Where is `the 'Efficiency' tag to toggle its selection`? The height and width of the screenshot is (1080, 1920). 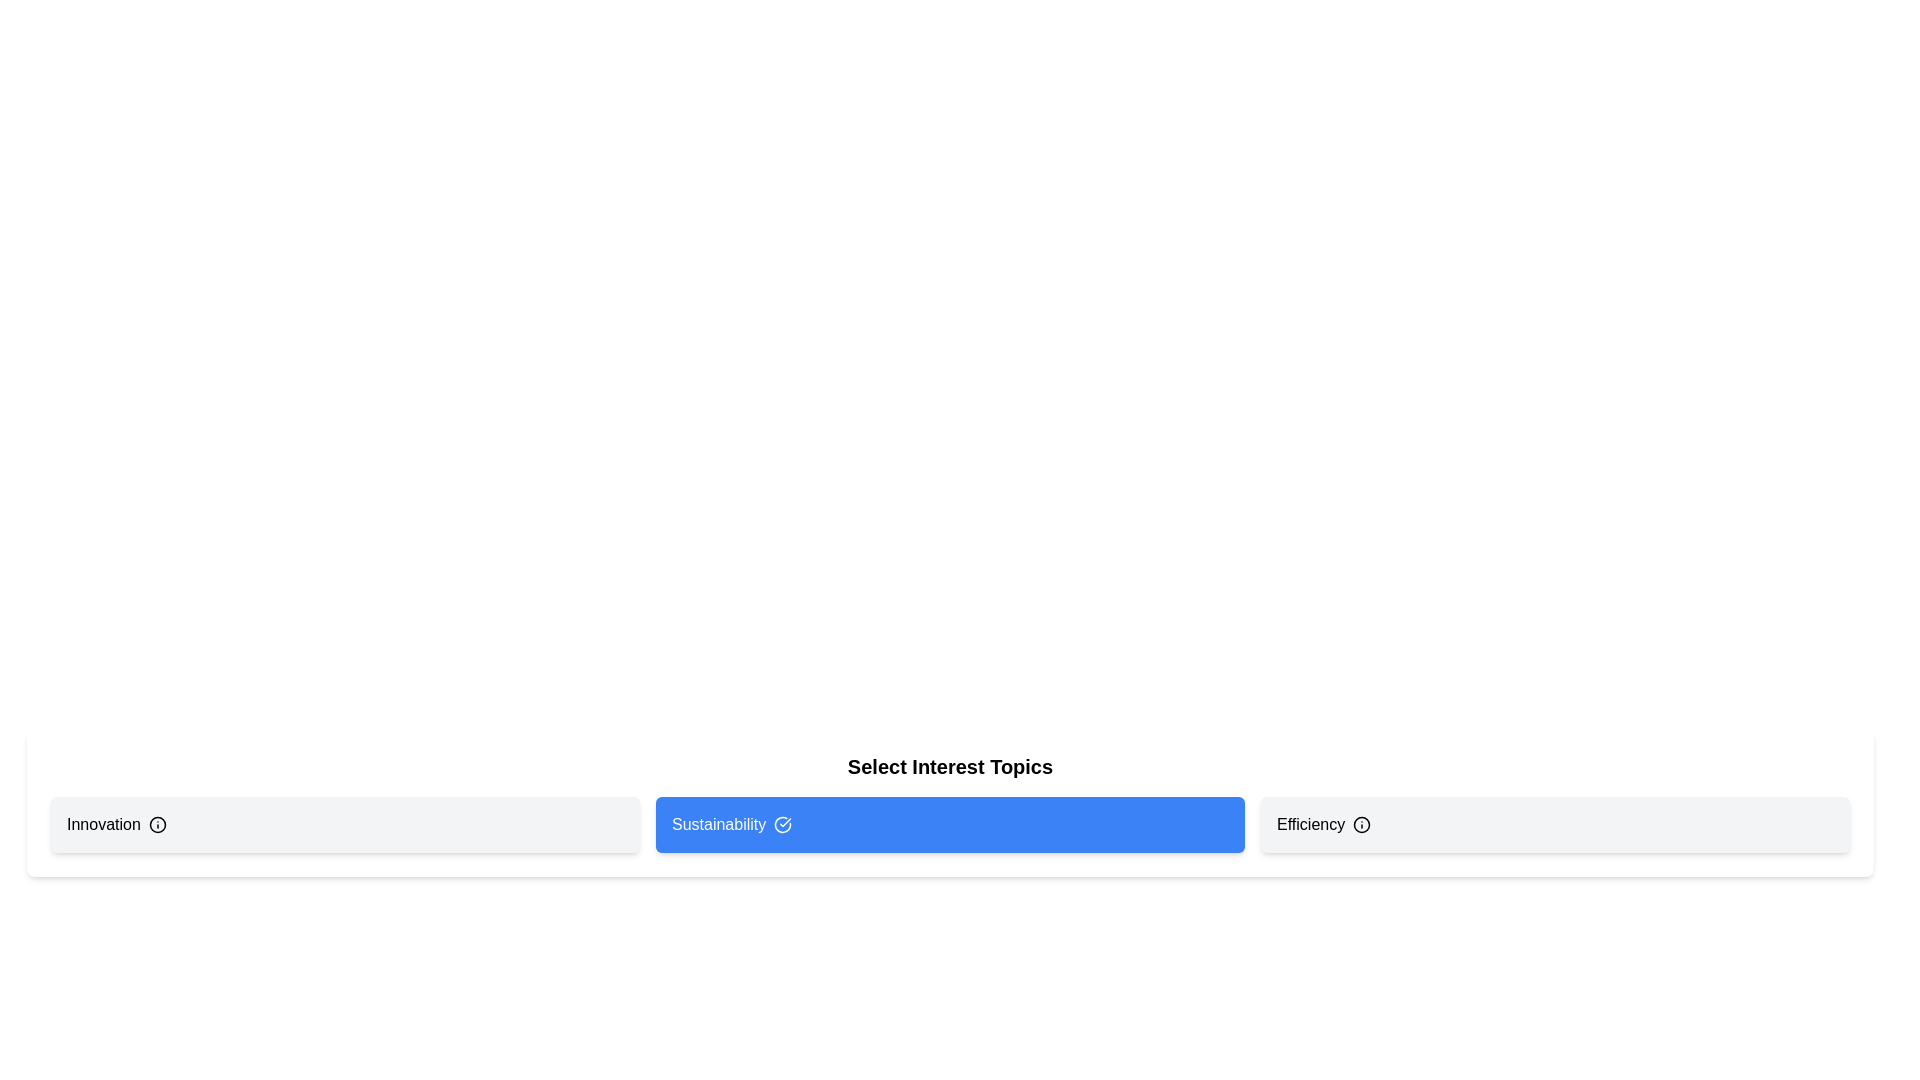 the 'Efficiency' tag to toggle its selection is located at coordinates (1554, 825).